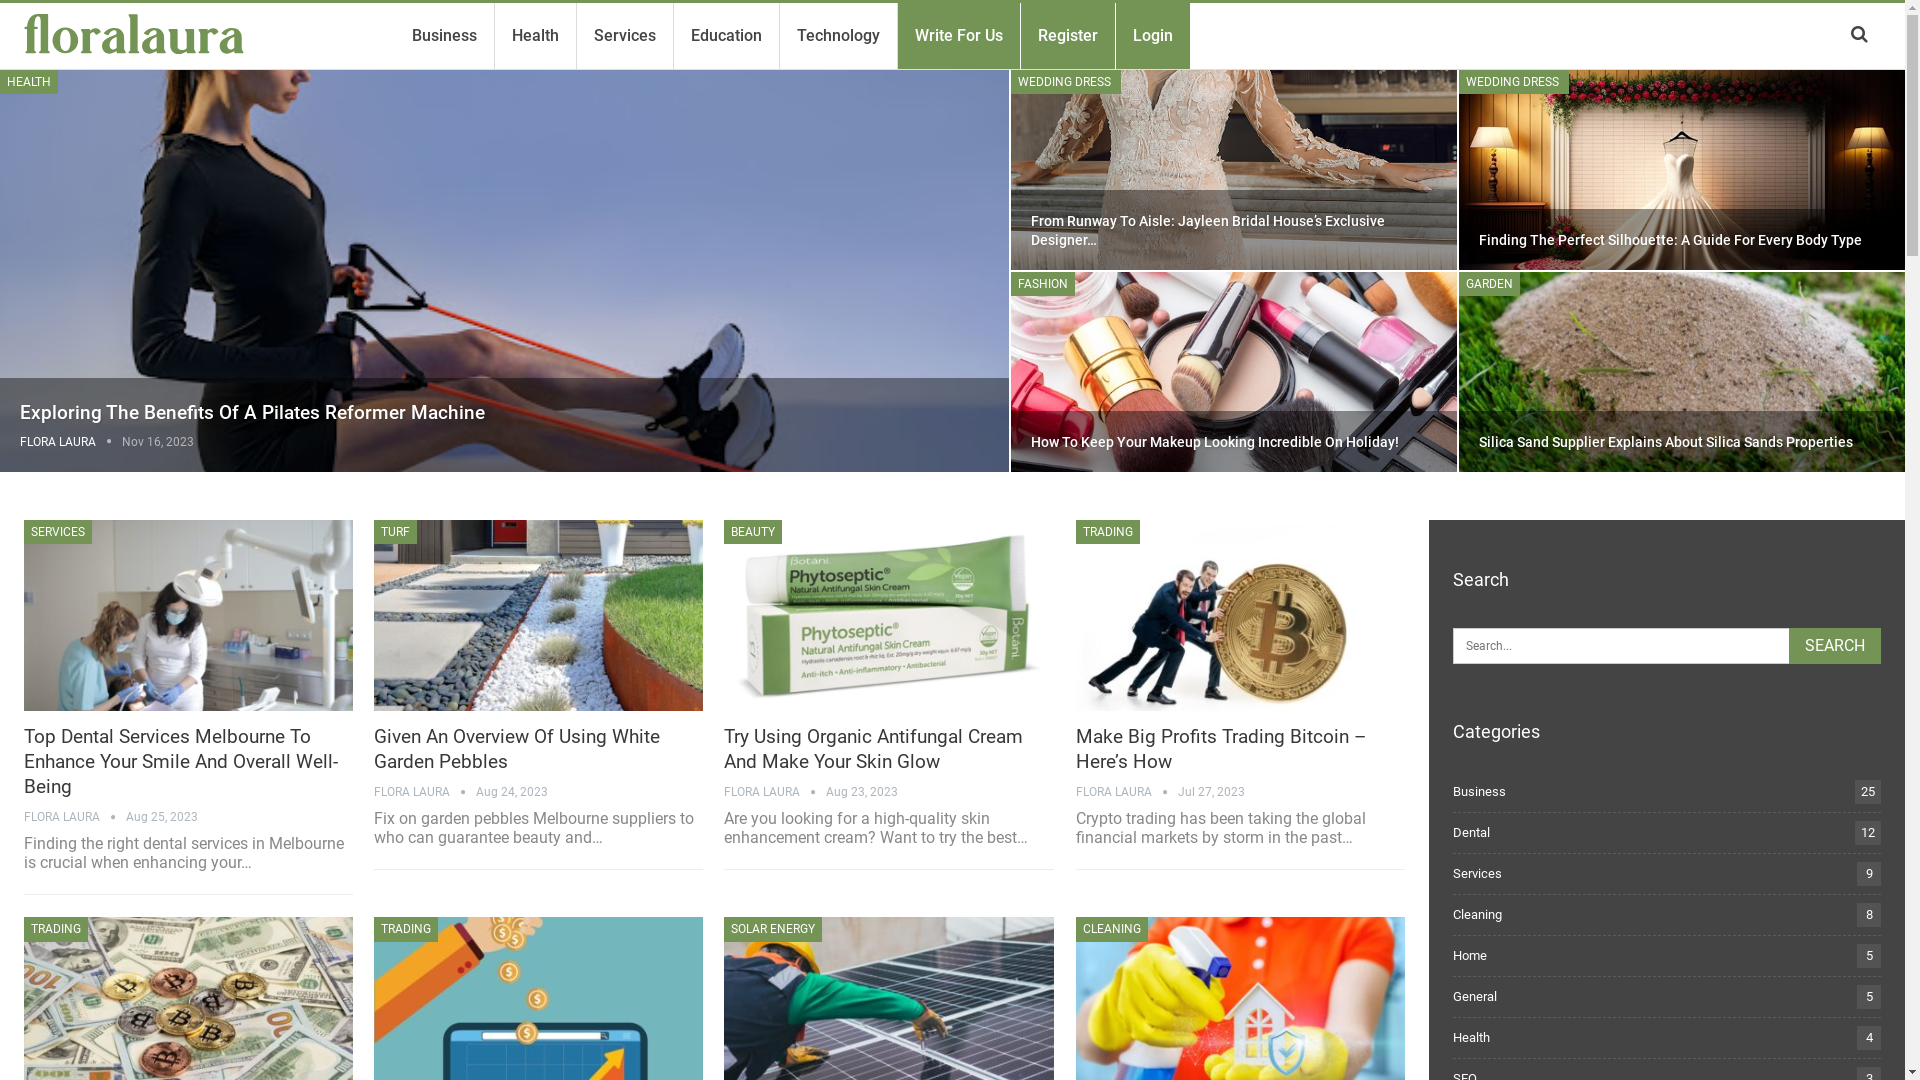 Image resolution: width=1920 pixels, height=1080 pixels. Describe the element at coordinates (1457, 168) in the screenshot. I see `'Finding the Perfect Silhouette: A Guide for Every Body Type'` at that location.